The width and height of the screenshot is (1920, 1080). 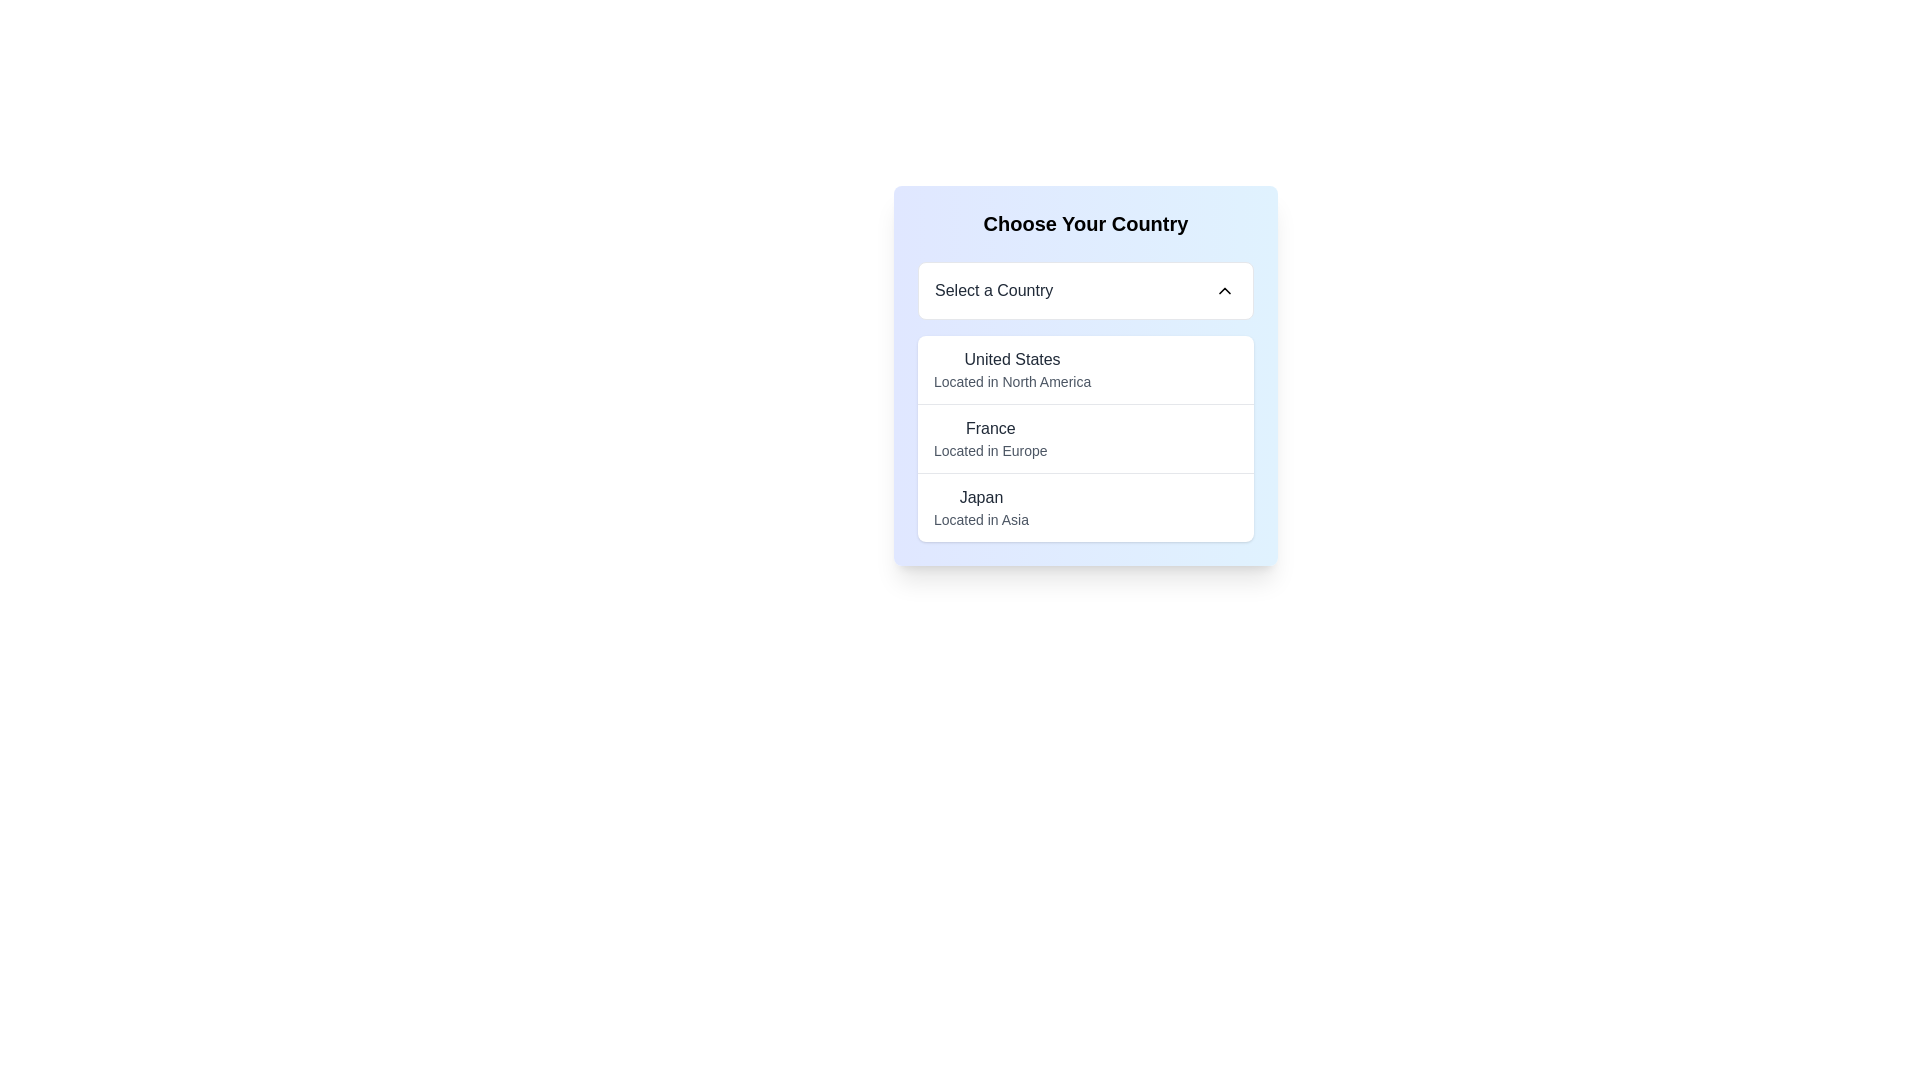 I want to click on the first selectable option in the list labeled 'United States' under the heading 'Choose Your Country', so click(x=1084, y=375).